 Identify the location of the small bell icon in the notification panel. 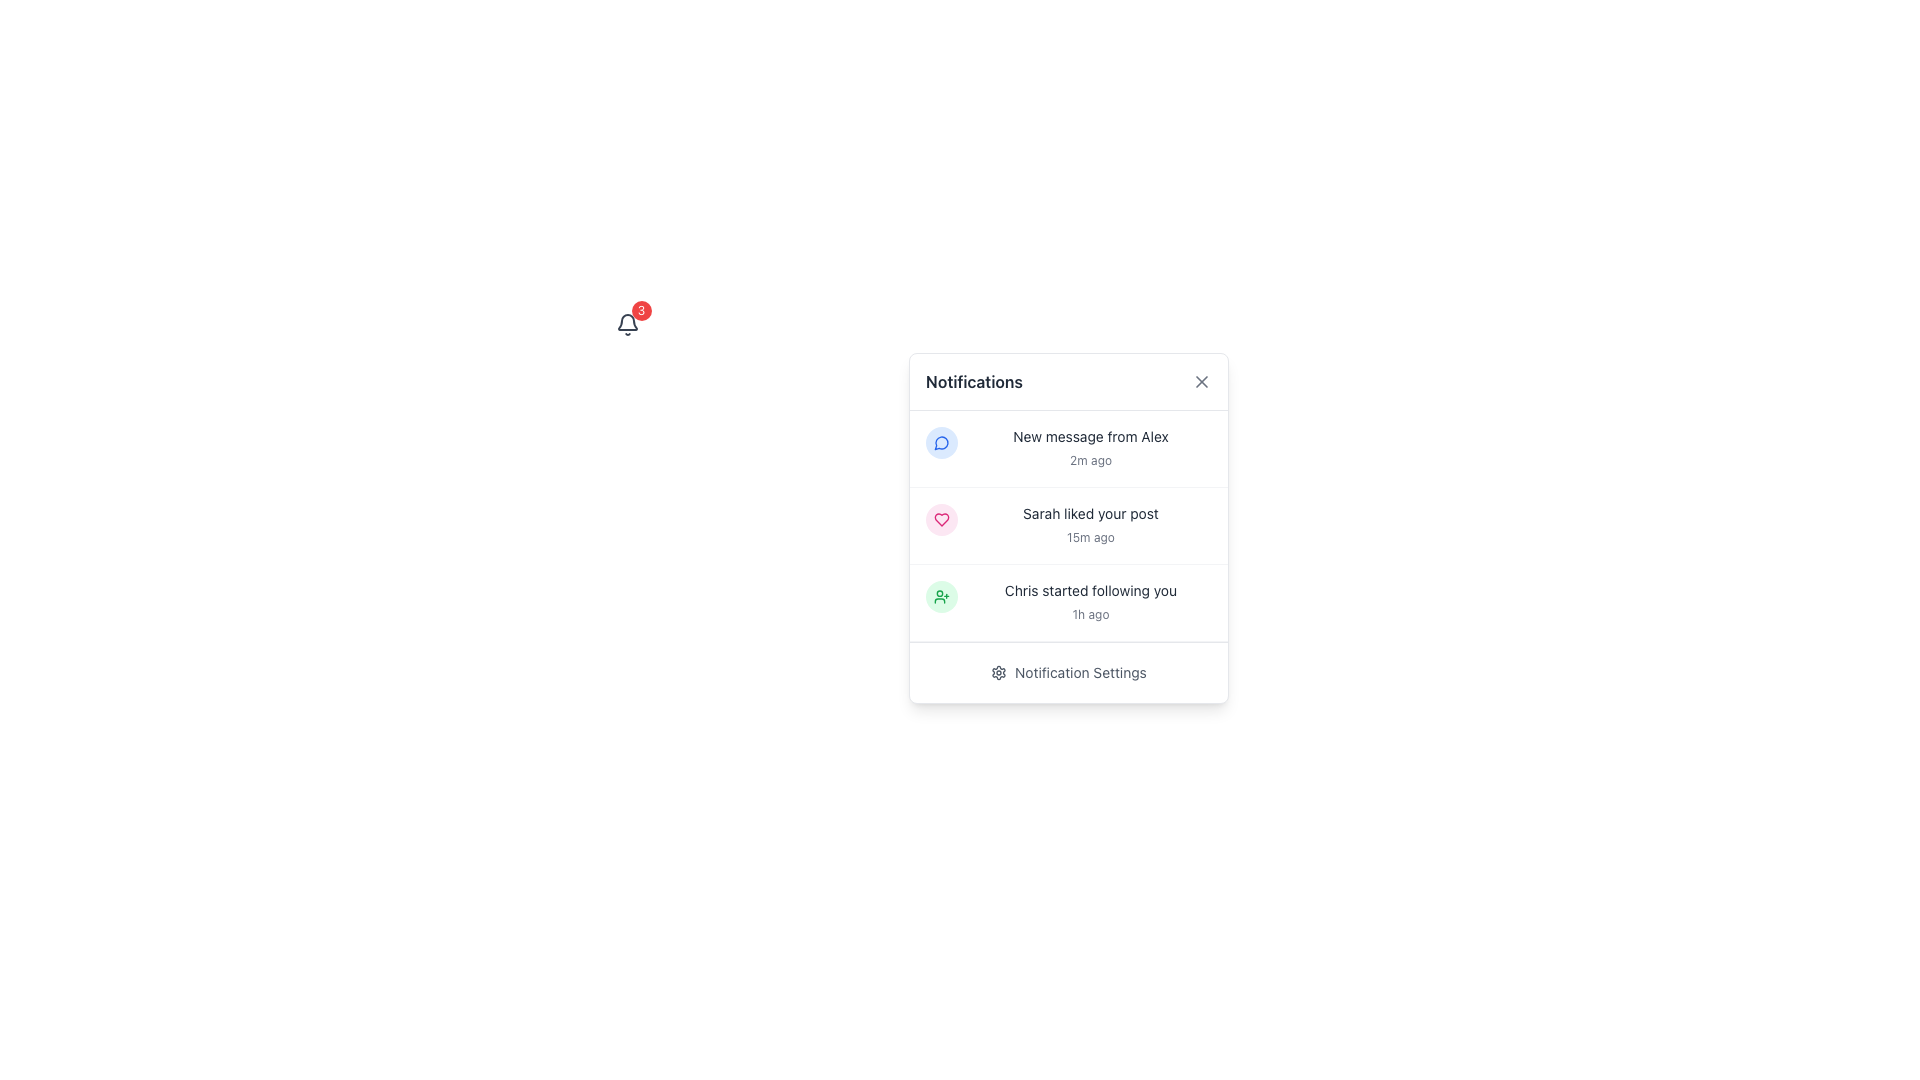
(626, 323).